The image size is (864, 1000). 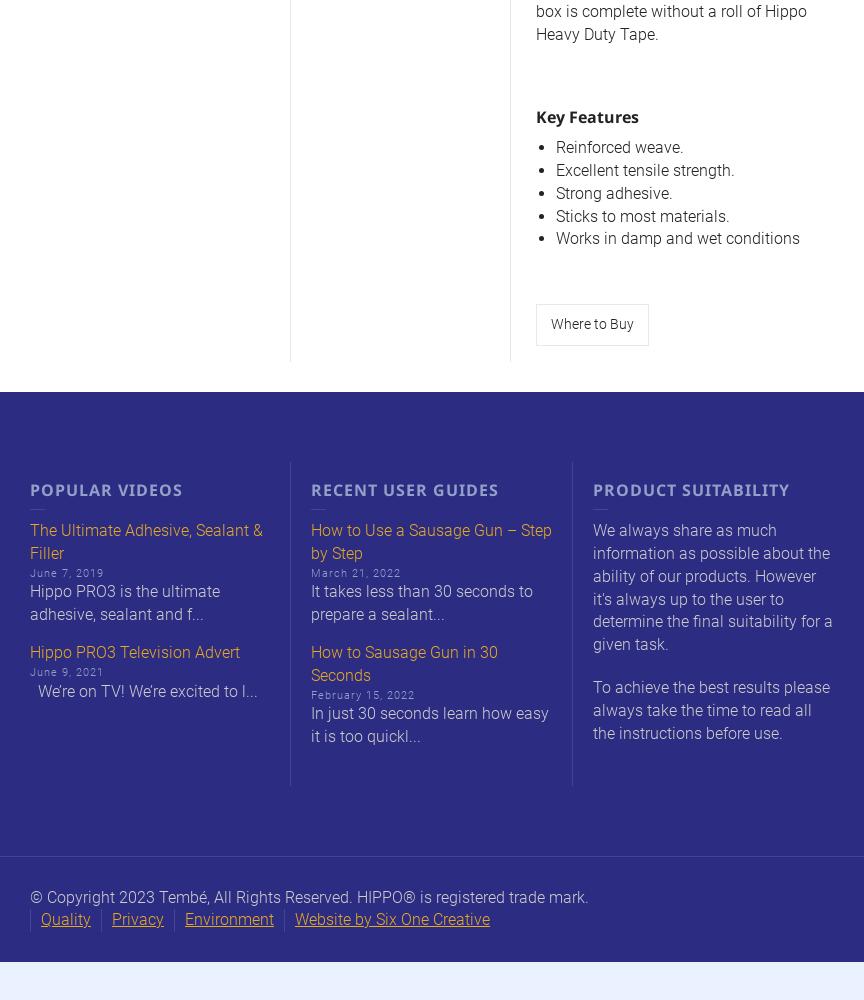 What do you see at coordinates (229, 919) in the screenshot?
I see `'Environment'` at bounding box center [229, 919].